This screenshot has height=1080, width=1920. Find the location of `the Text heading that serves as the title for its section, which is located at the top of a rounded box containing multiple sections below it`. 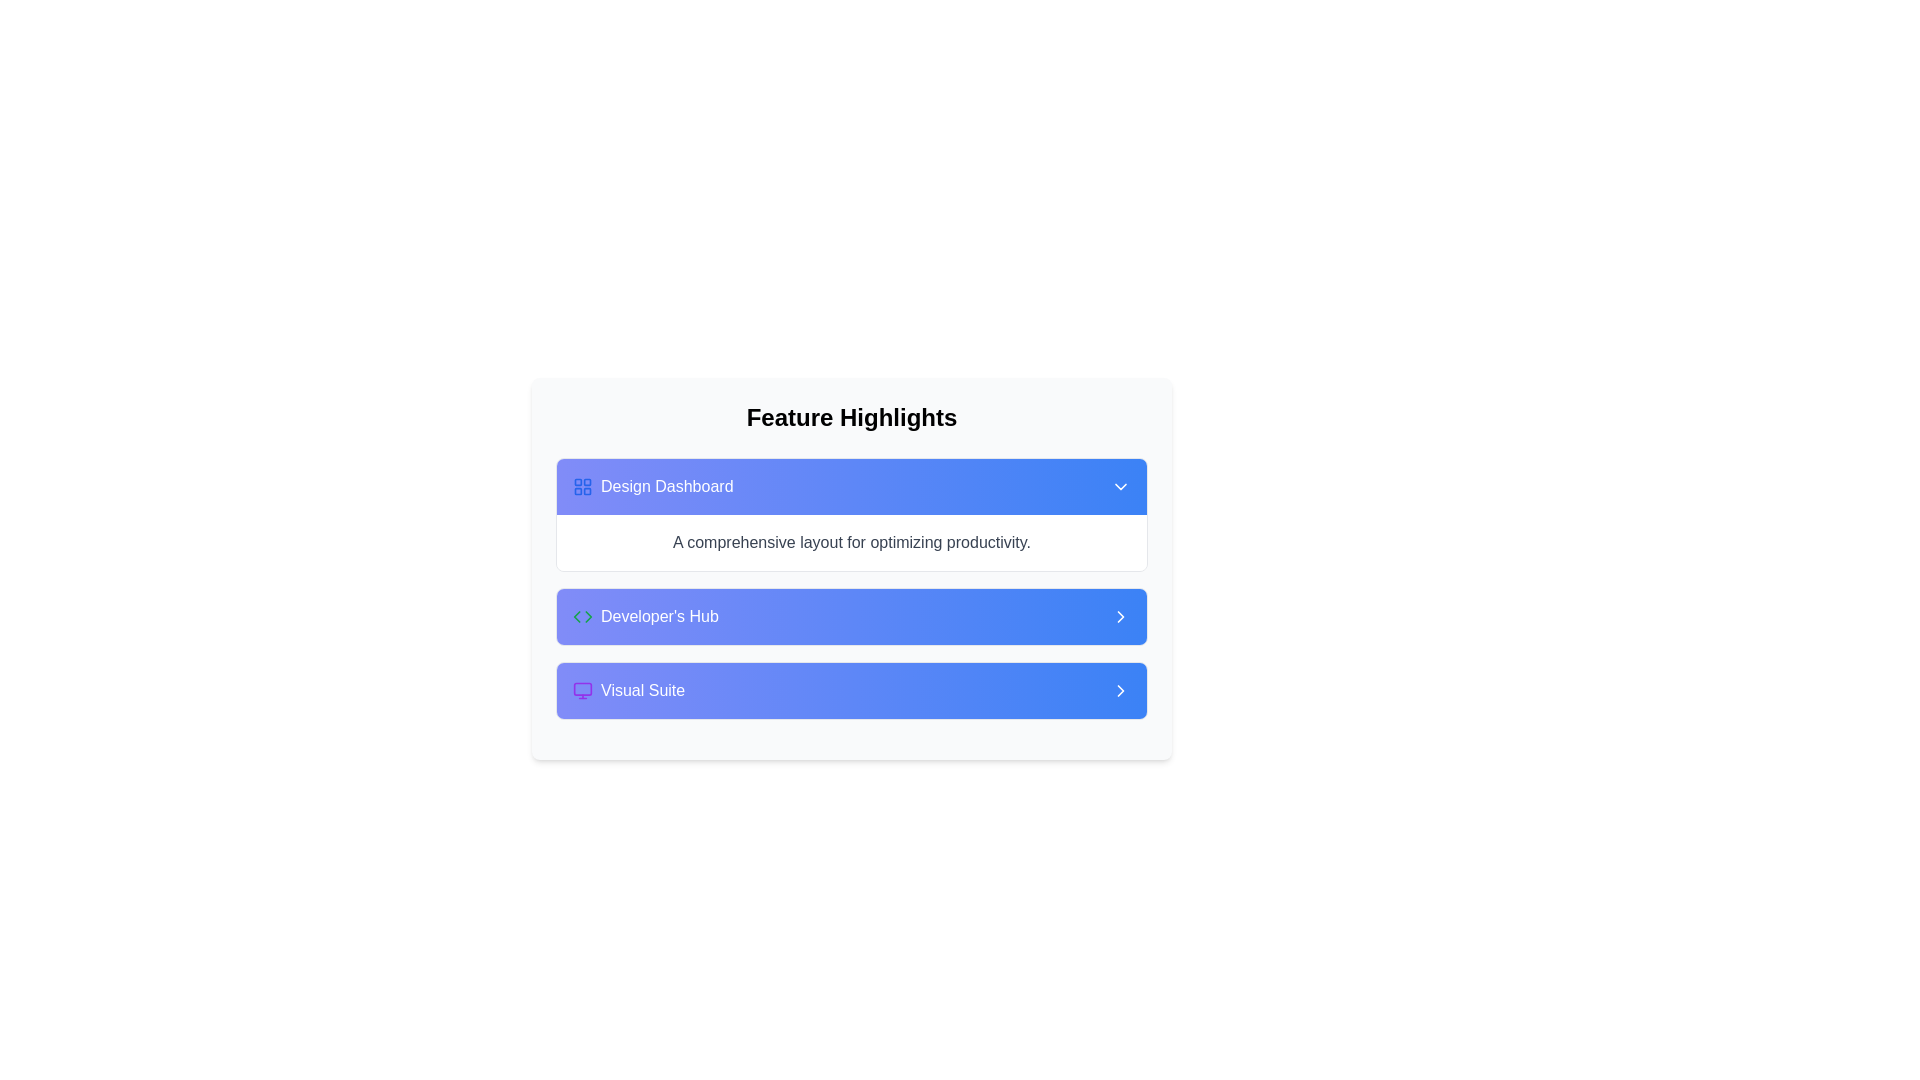

the Text heading that serves as the title for its section, which is located at the top of a rounded box containing multiple sections below it is located at coordinates (851, 416).